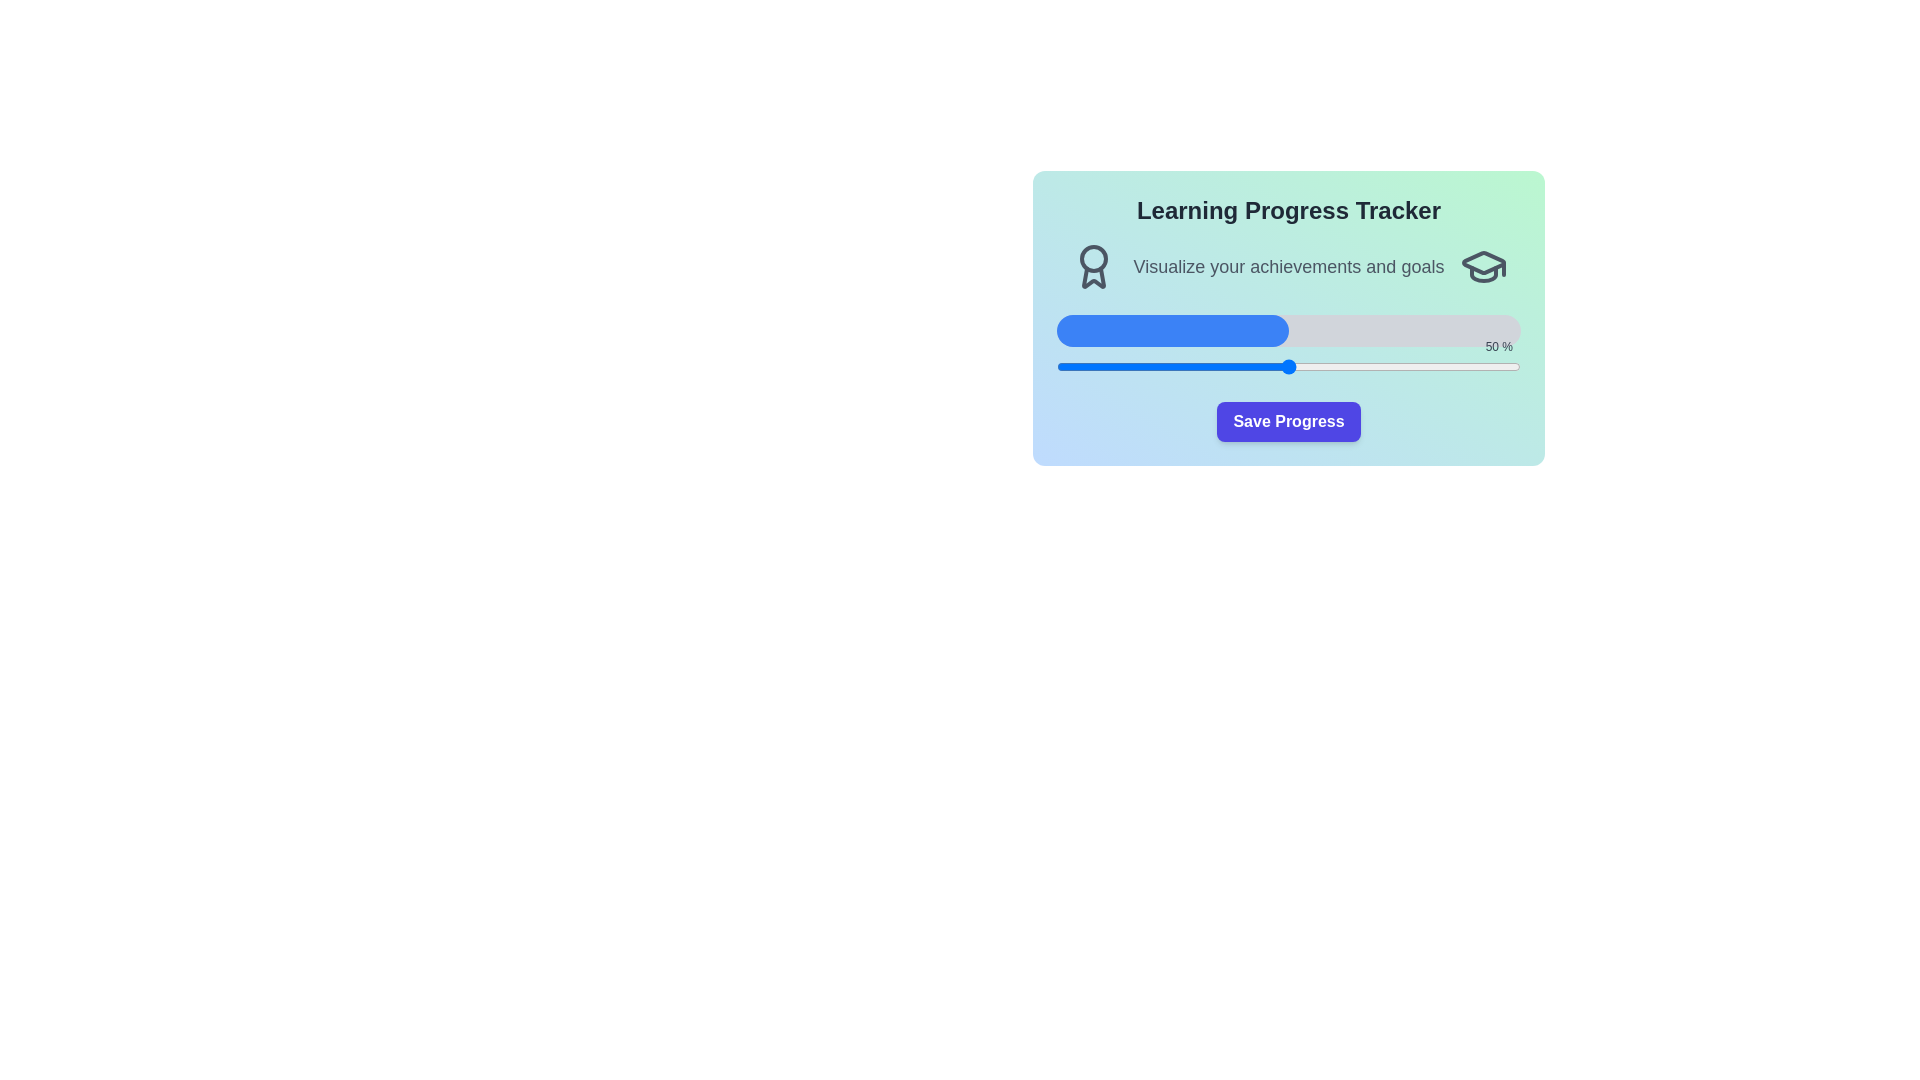  What do you see at coordinates (1223, 366) in the screenshot?
I see `the progress slider to 36%` at bounding box center [1223, 366].